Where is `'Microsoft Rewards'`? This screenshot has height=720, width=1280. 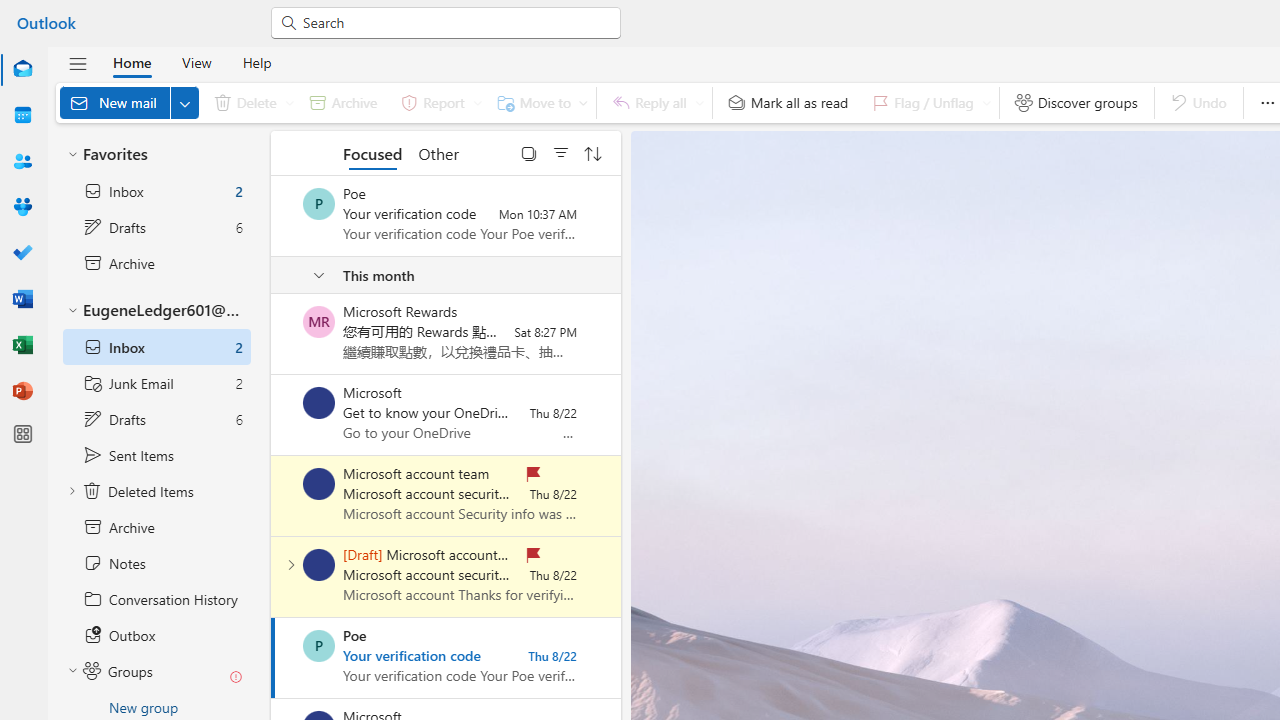 'Microsoft Rewards' is located at coordinates (318, 320).